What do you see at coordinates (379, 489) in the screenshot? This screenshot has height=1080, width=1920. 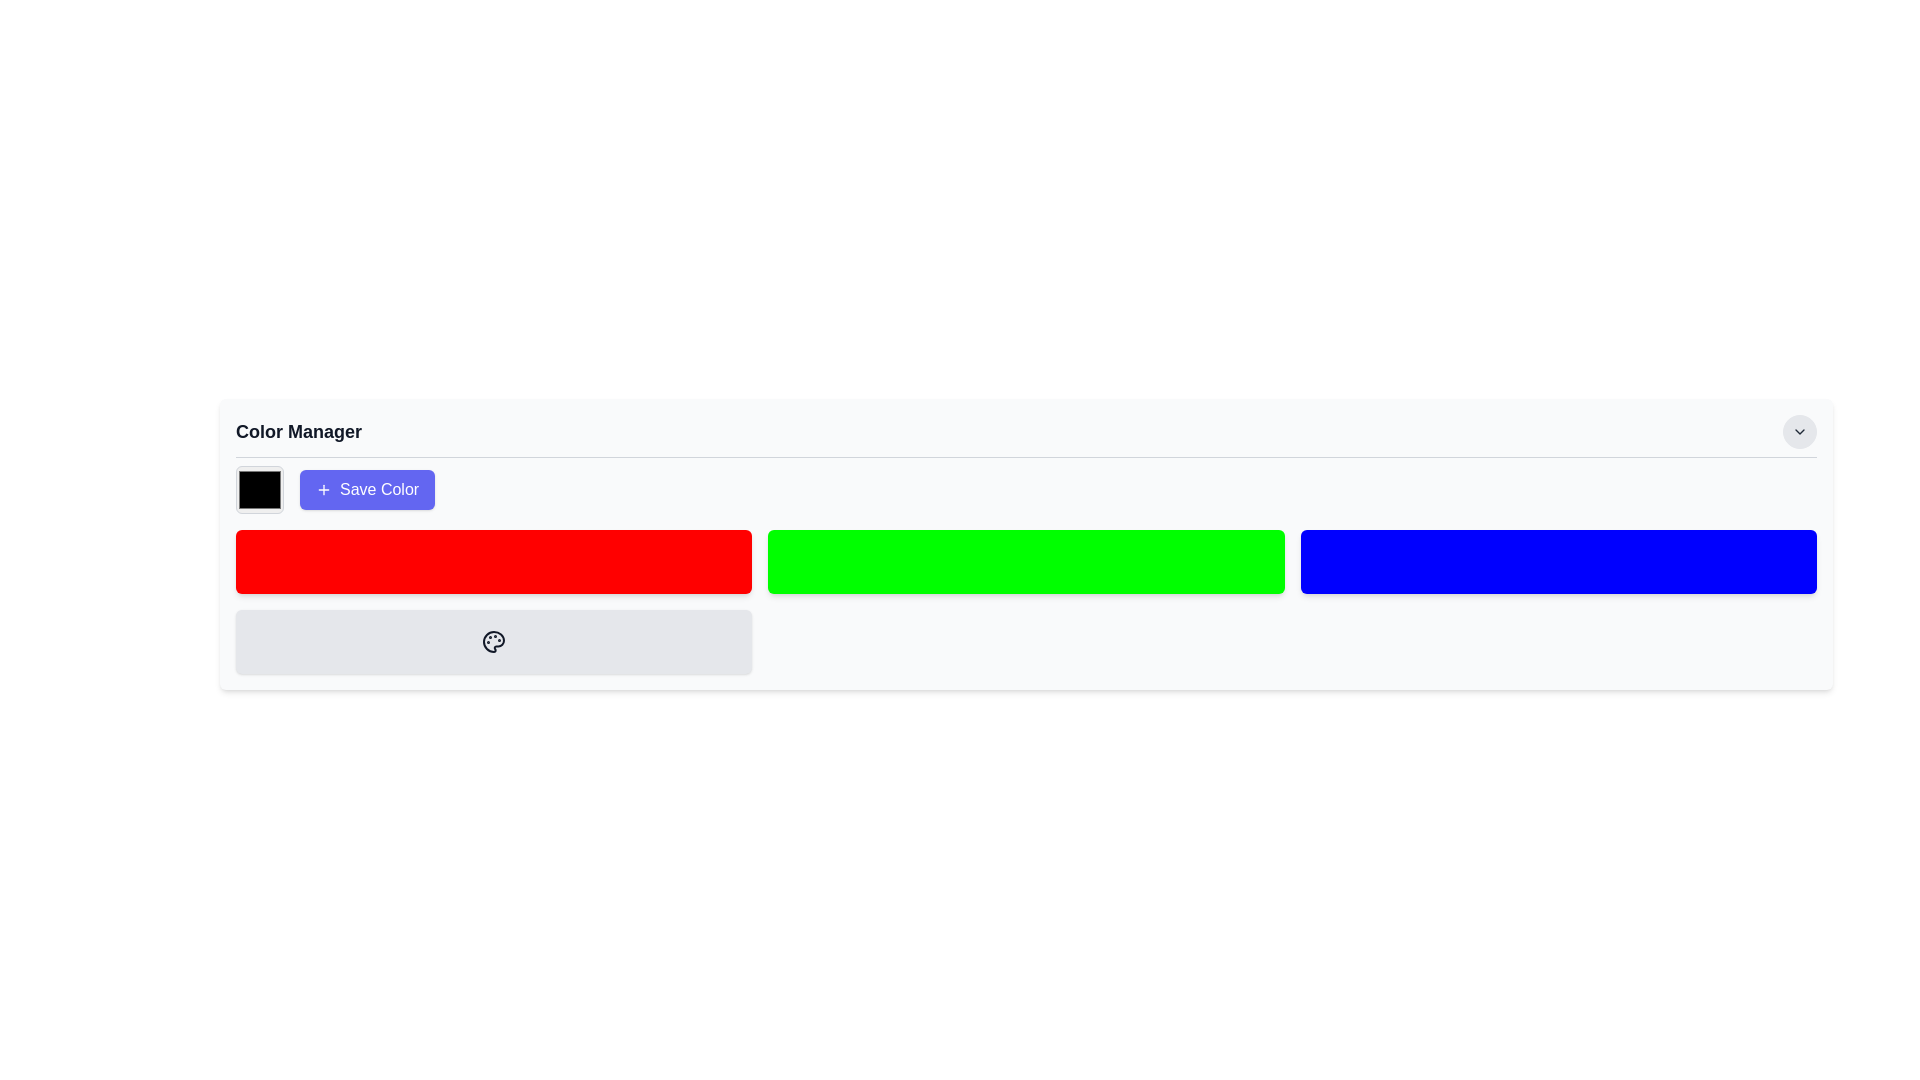 I see `the label indicating the purpose of the button for saving a color, located near the top-right side of the visible area, next to a black square` at bounding box center [379, 489].